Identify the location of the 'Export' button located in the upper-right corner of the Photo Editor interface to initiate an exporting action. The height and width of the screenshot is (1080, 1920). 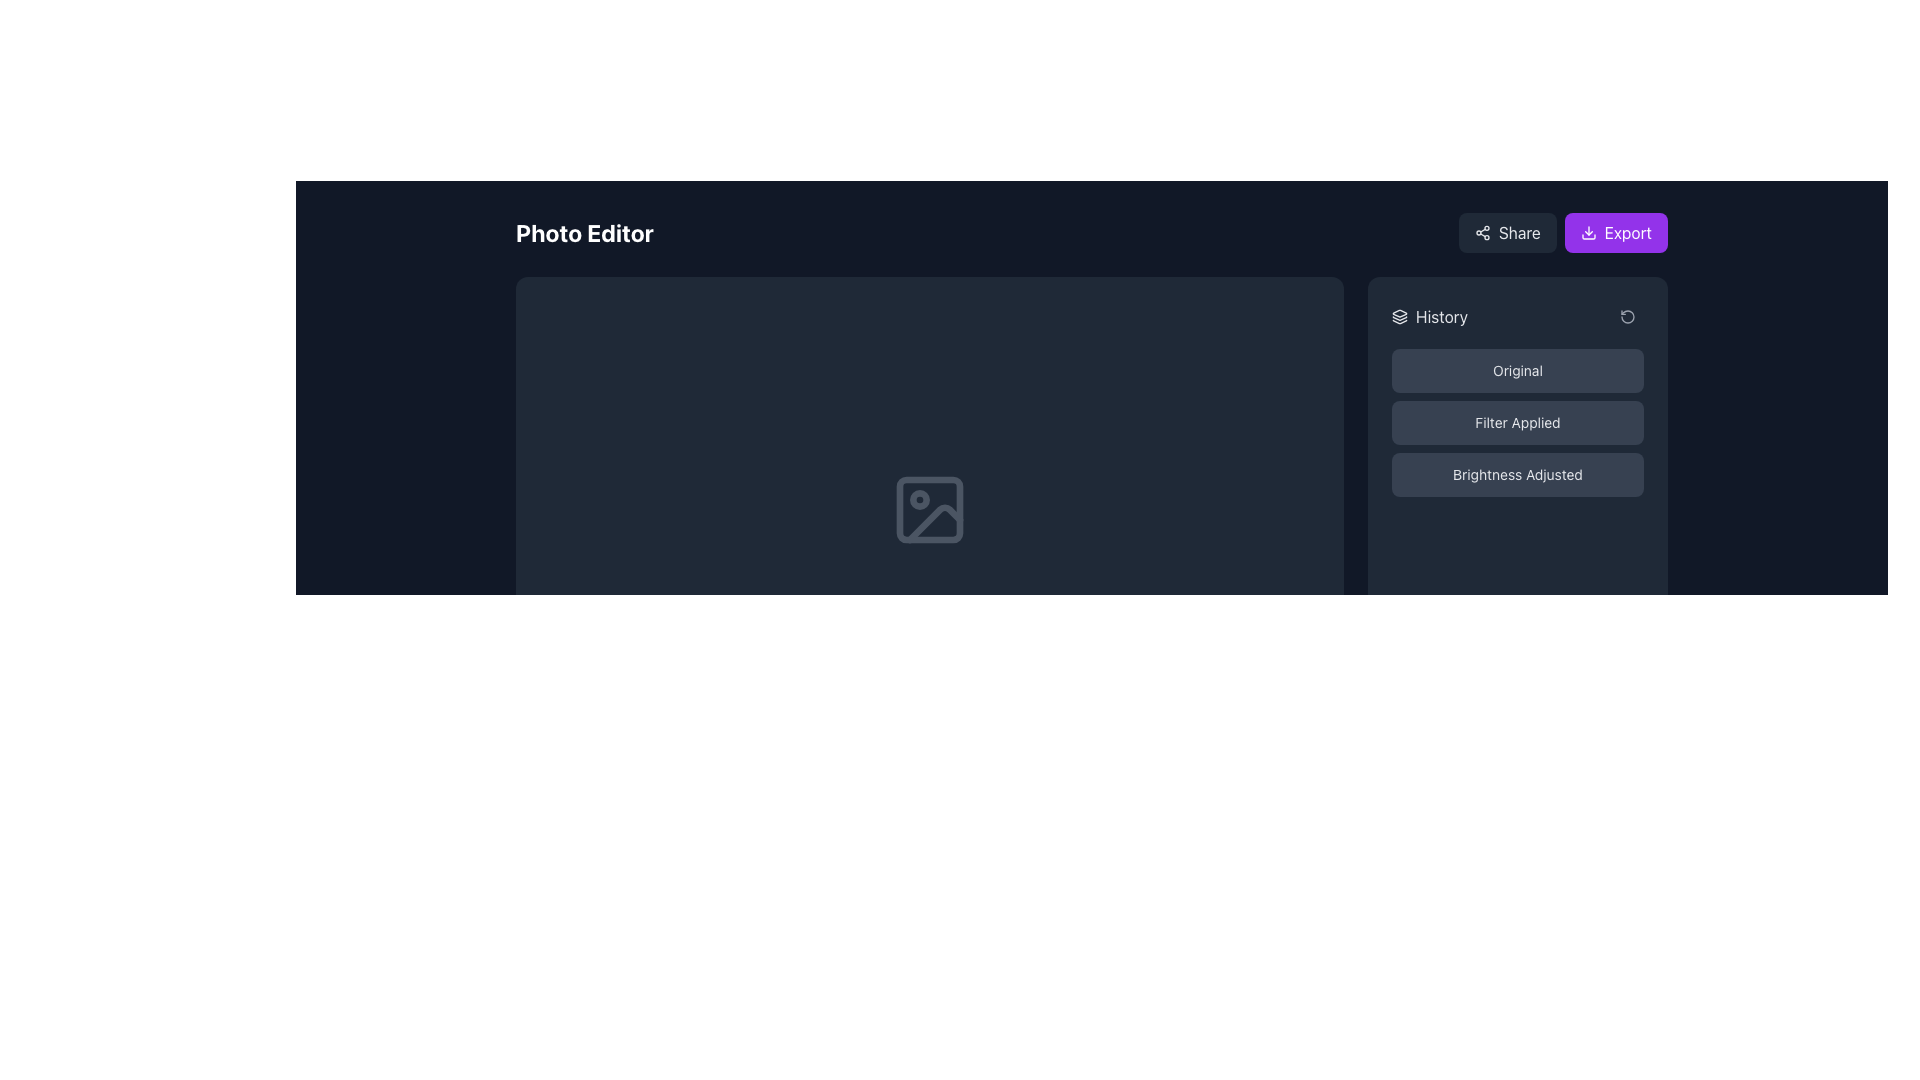
(1562, 231).